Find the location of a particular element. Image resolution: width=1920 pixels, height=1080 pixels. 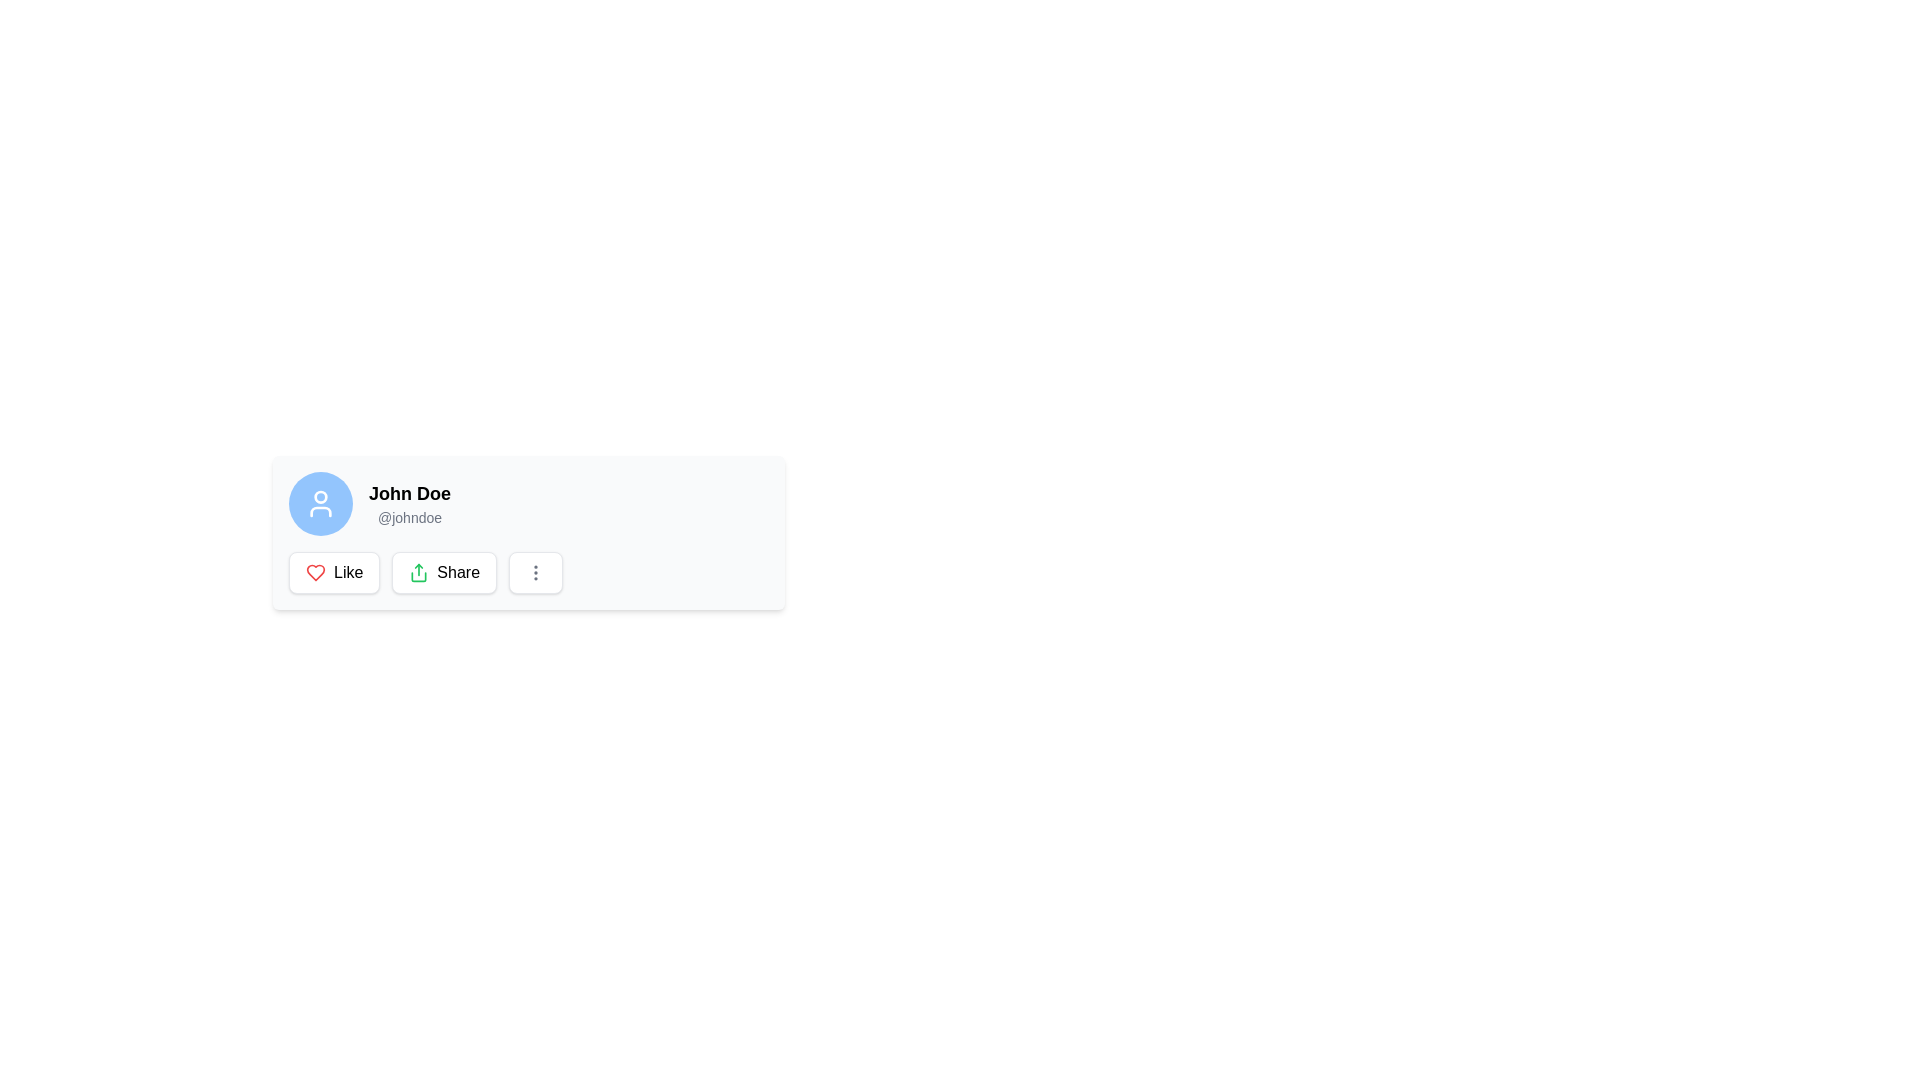

the bold text label 'John Doe' next to the profile picture in the layout card is located at coordinates (408, 493).